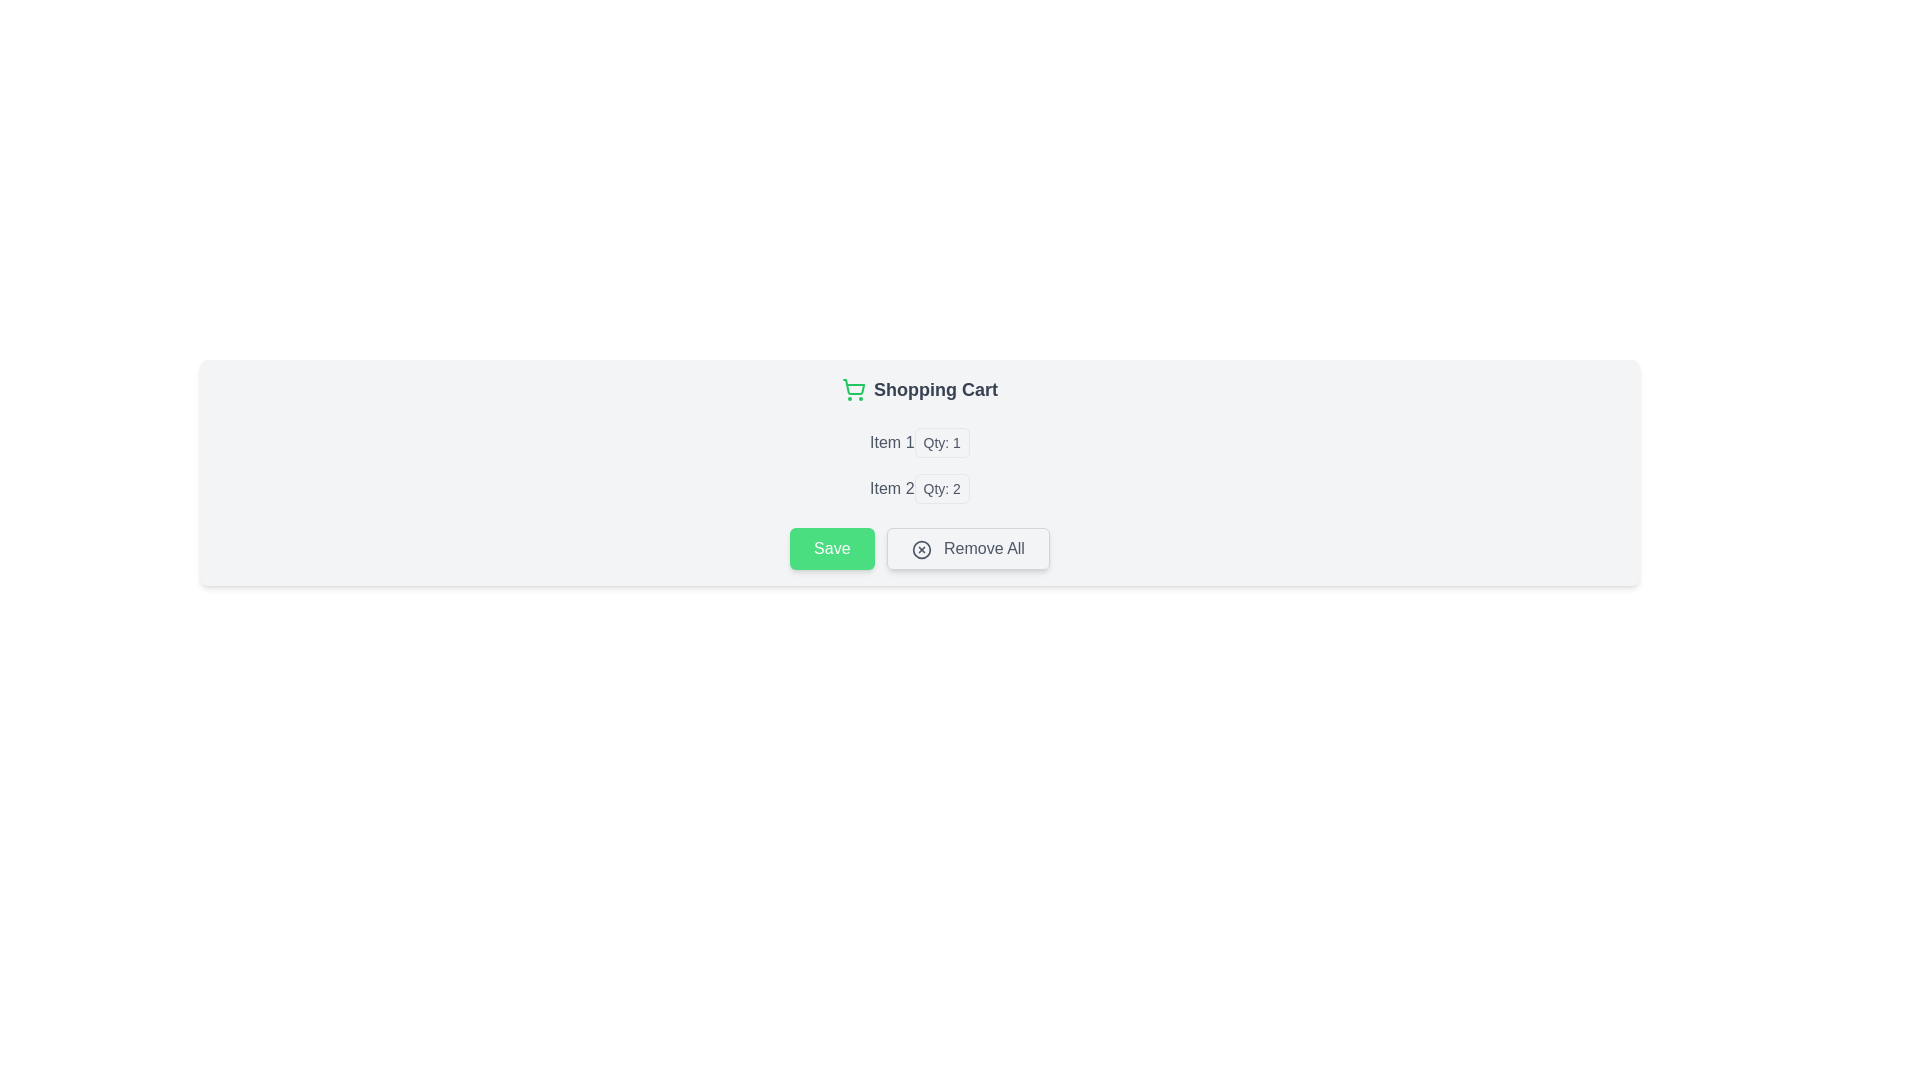 This screenshot has width=1920, height=1080. I want to click on the labeled text element representing the quantity of the first item in the shopping cart, so click(919, 442).